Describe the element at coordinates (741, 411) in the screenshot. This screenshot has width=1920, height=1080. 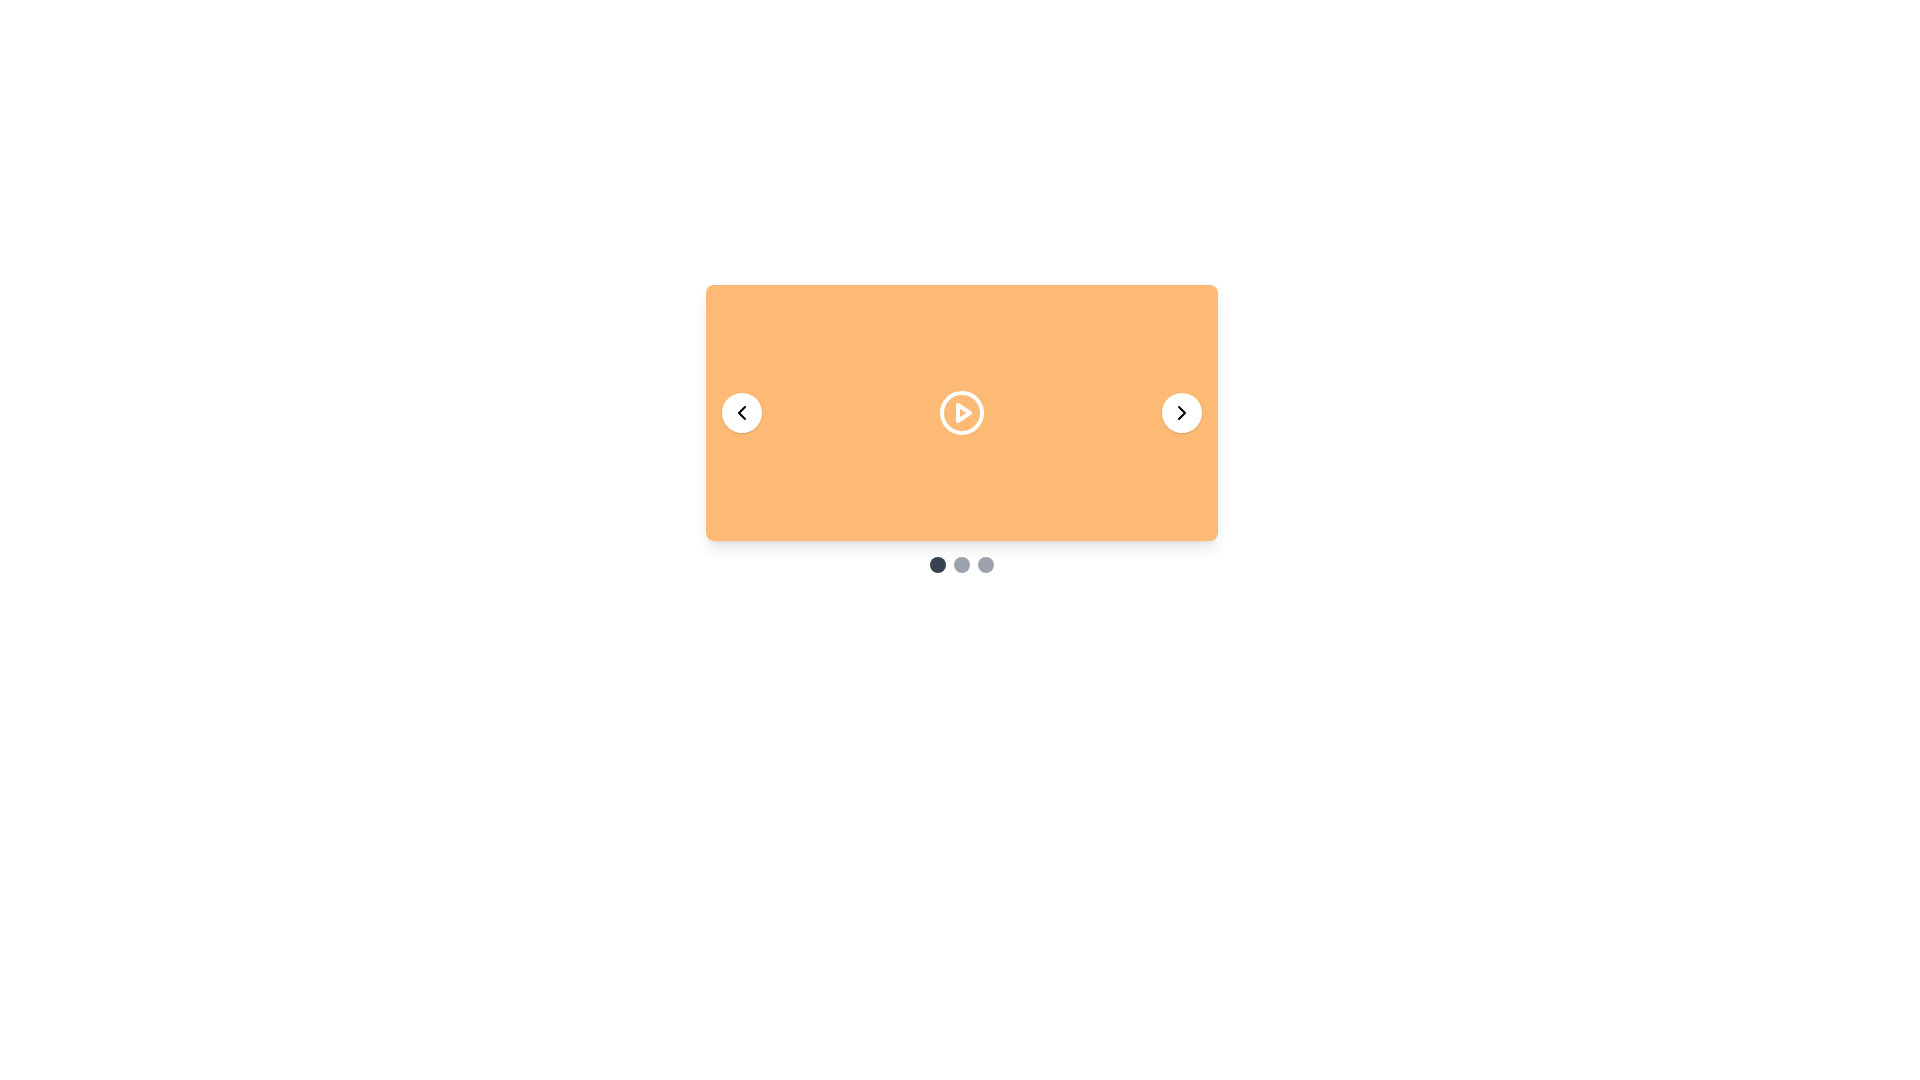
I see `the left-facing chevron icon for navigation located on the left side of the orange rectangular panel` at that location.